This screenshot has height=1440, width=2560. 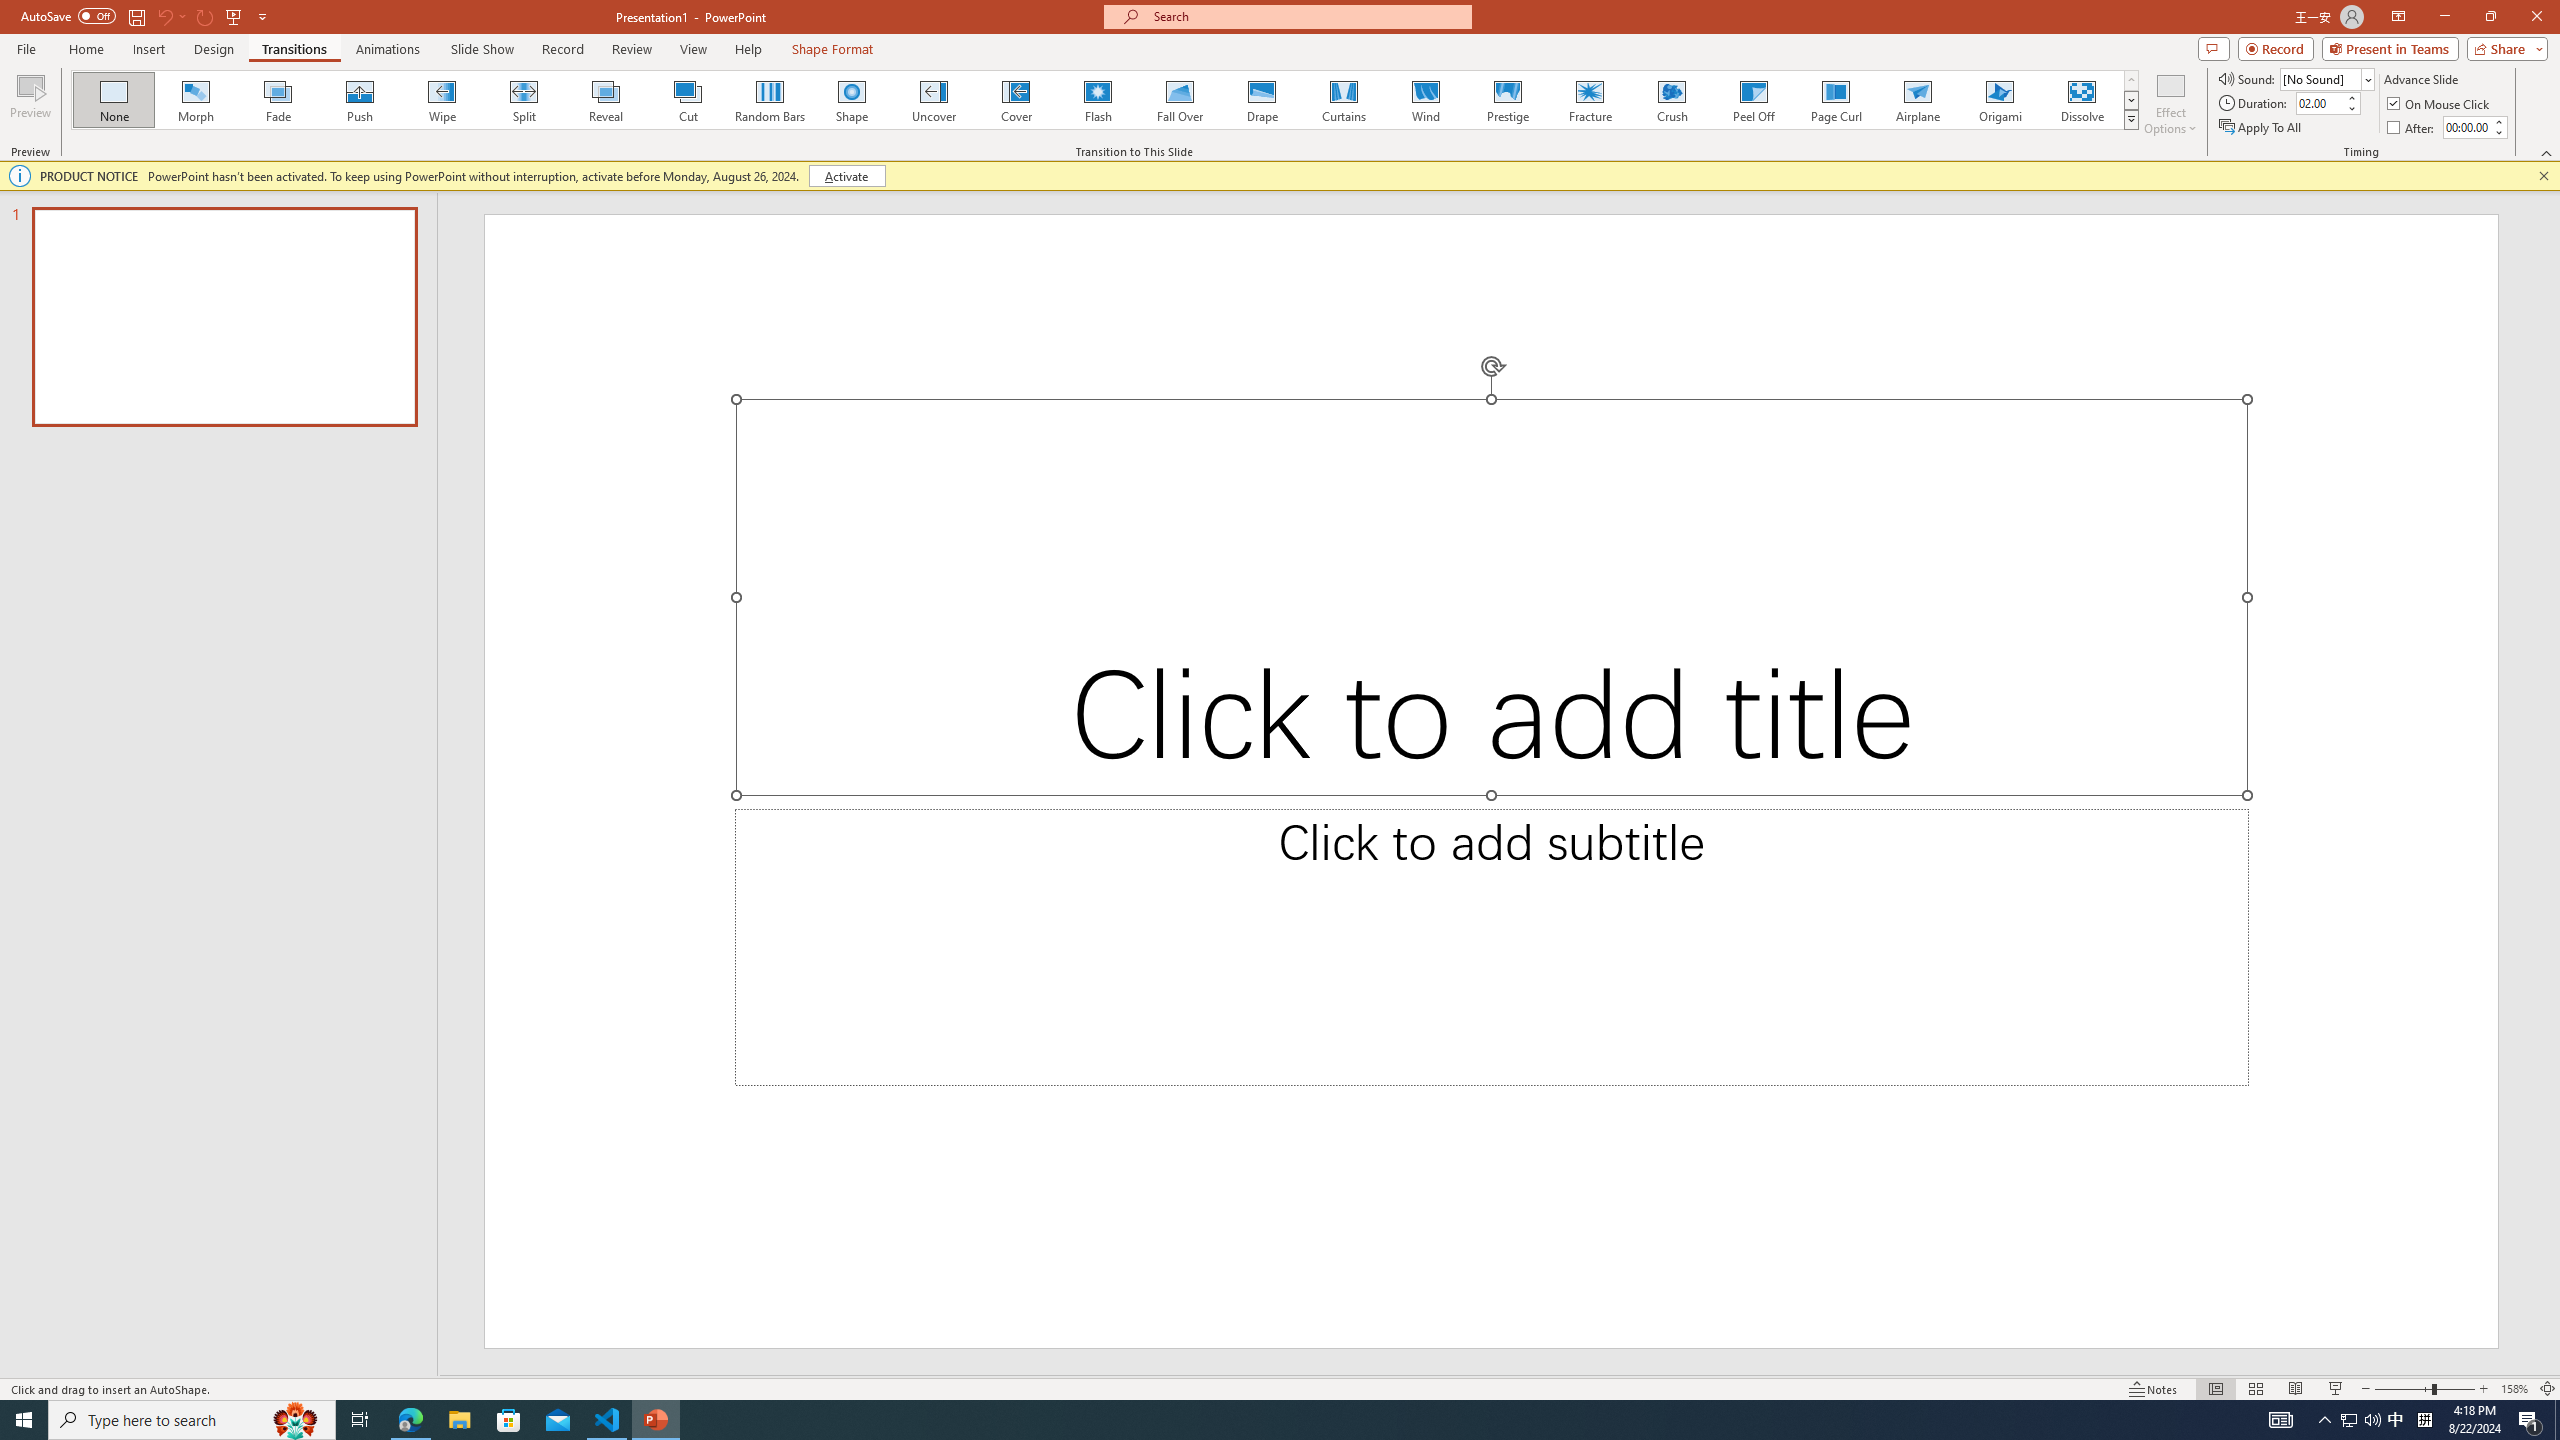 What do you see at coordinates (1344, 99) in the screenshot?
I see `'Curtains'` at bounding box center [1344, 99].